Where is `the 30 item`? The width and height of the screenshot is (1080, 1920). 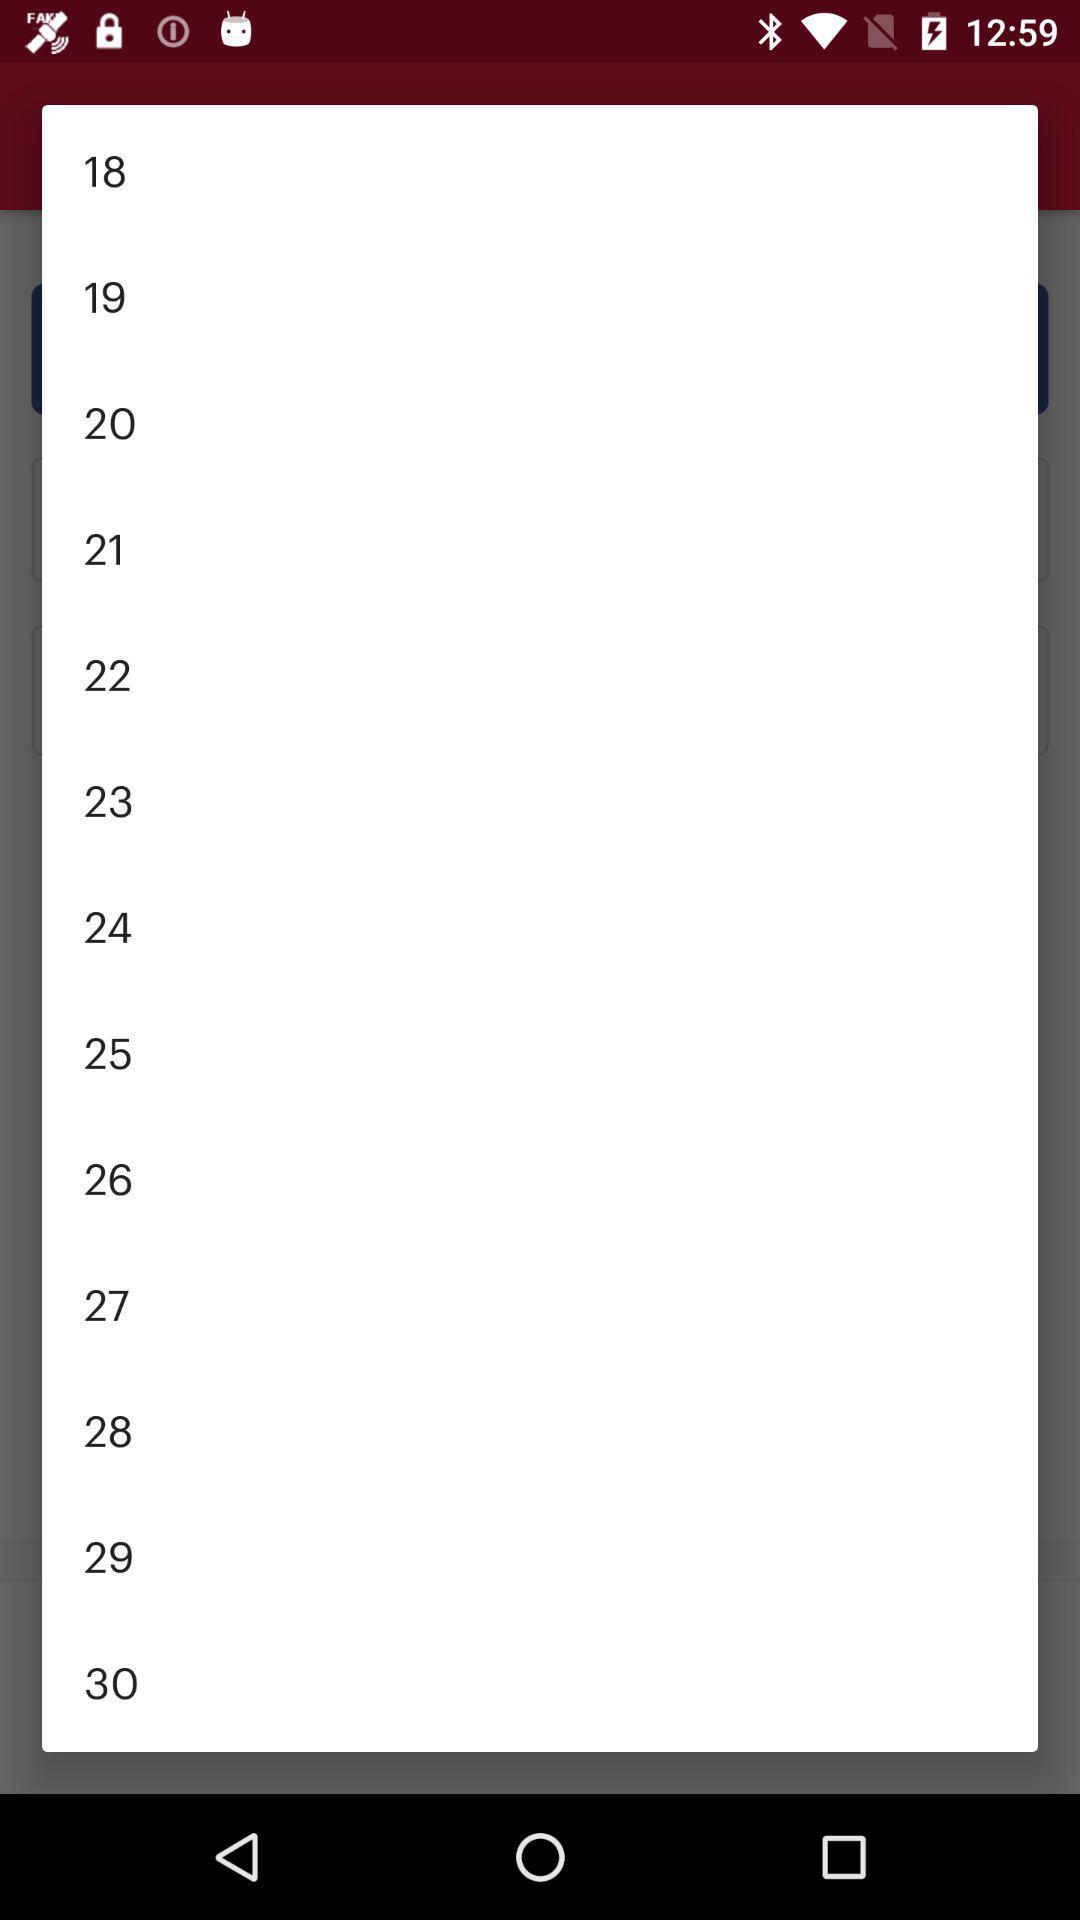 the 30 item is located at coordinates (540, 1680).